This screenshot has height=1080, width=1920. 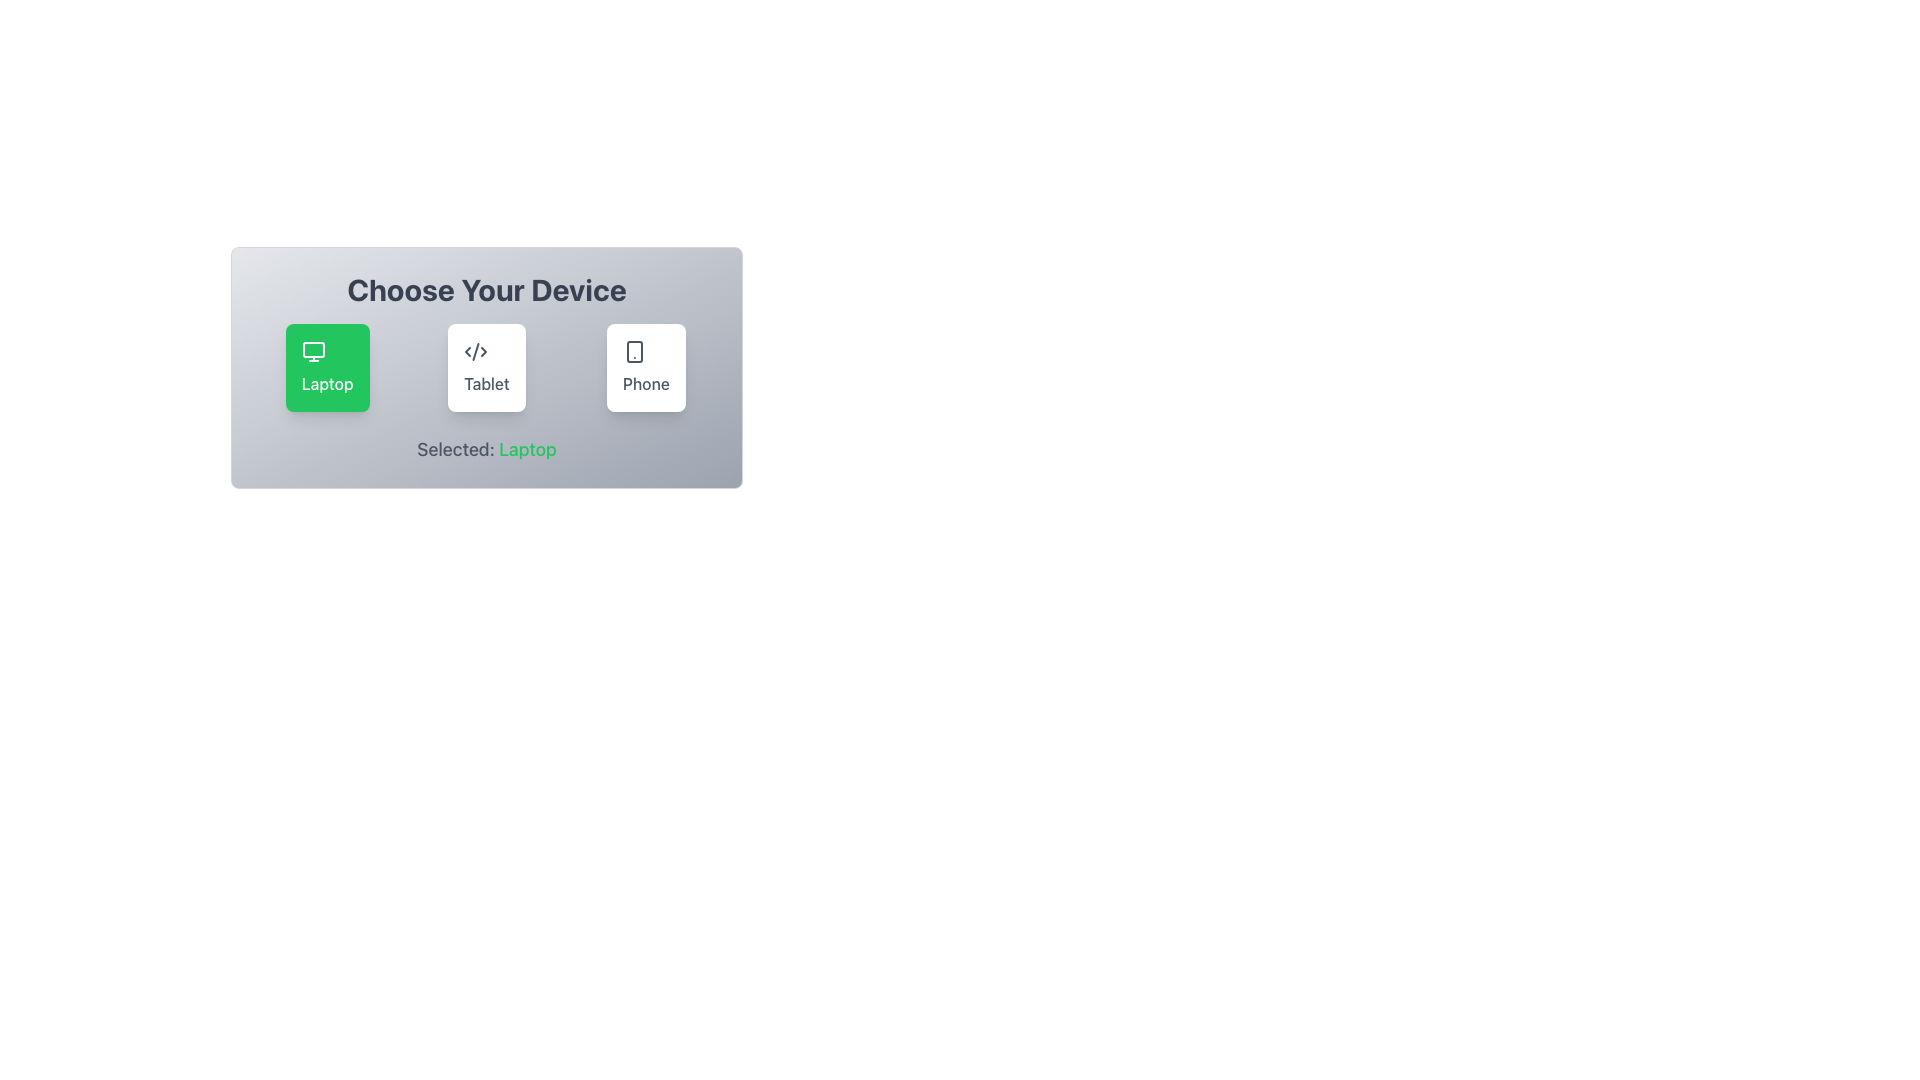 I want to click on the 'Tablet' button, which is the second button in the horizontal layout of three options labeled 'Laptop', 'Tablet', and 'Phone' in the 'Choose Your Device' section, so click(x=486, y=367).